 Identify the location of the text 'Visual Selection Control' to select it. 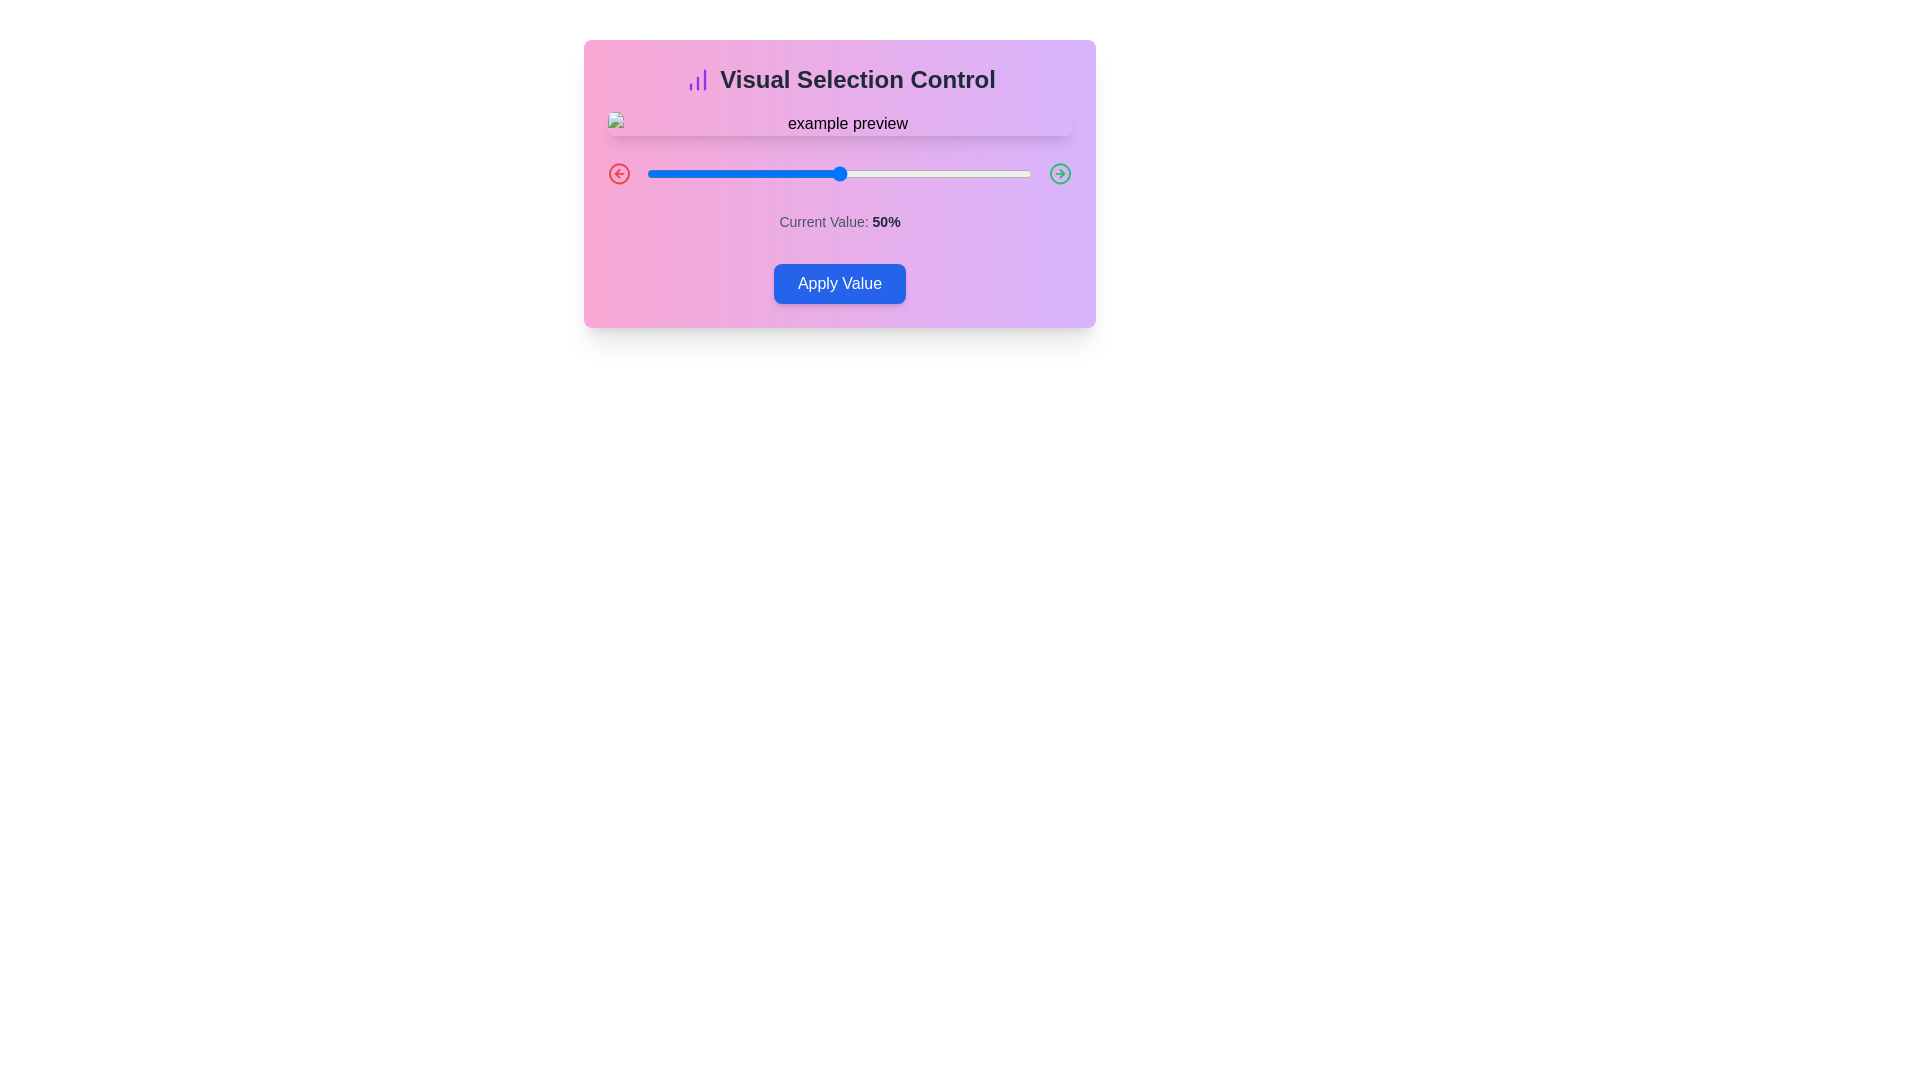
(840, 79).